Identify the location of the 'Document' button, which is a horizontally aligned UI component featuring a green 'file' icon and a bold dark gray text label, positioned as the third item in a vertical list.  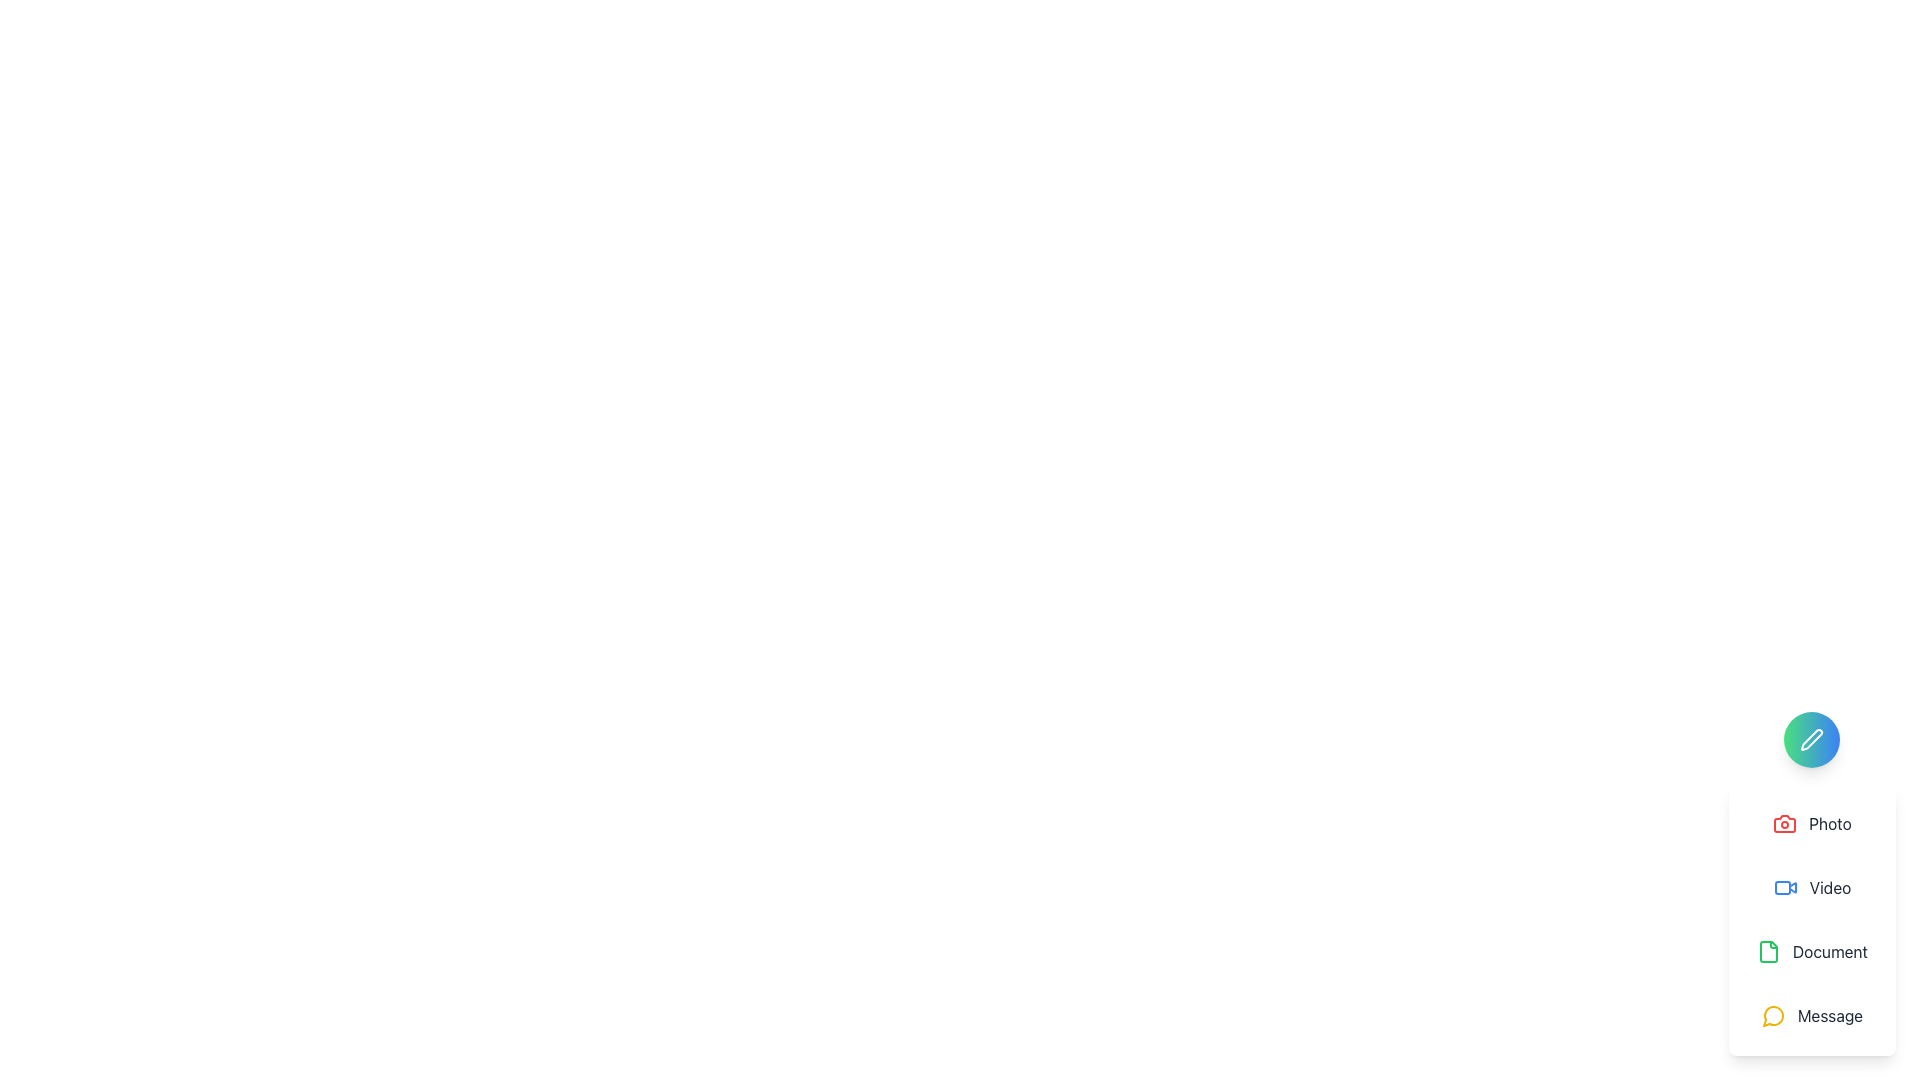
(1812, 951).